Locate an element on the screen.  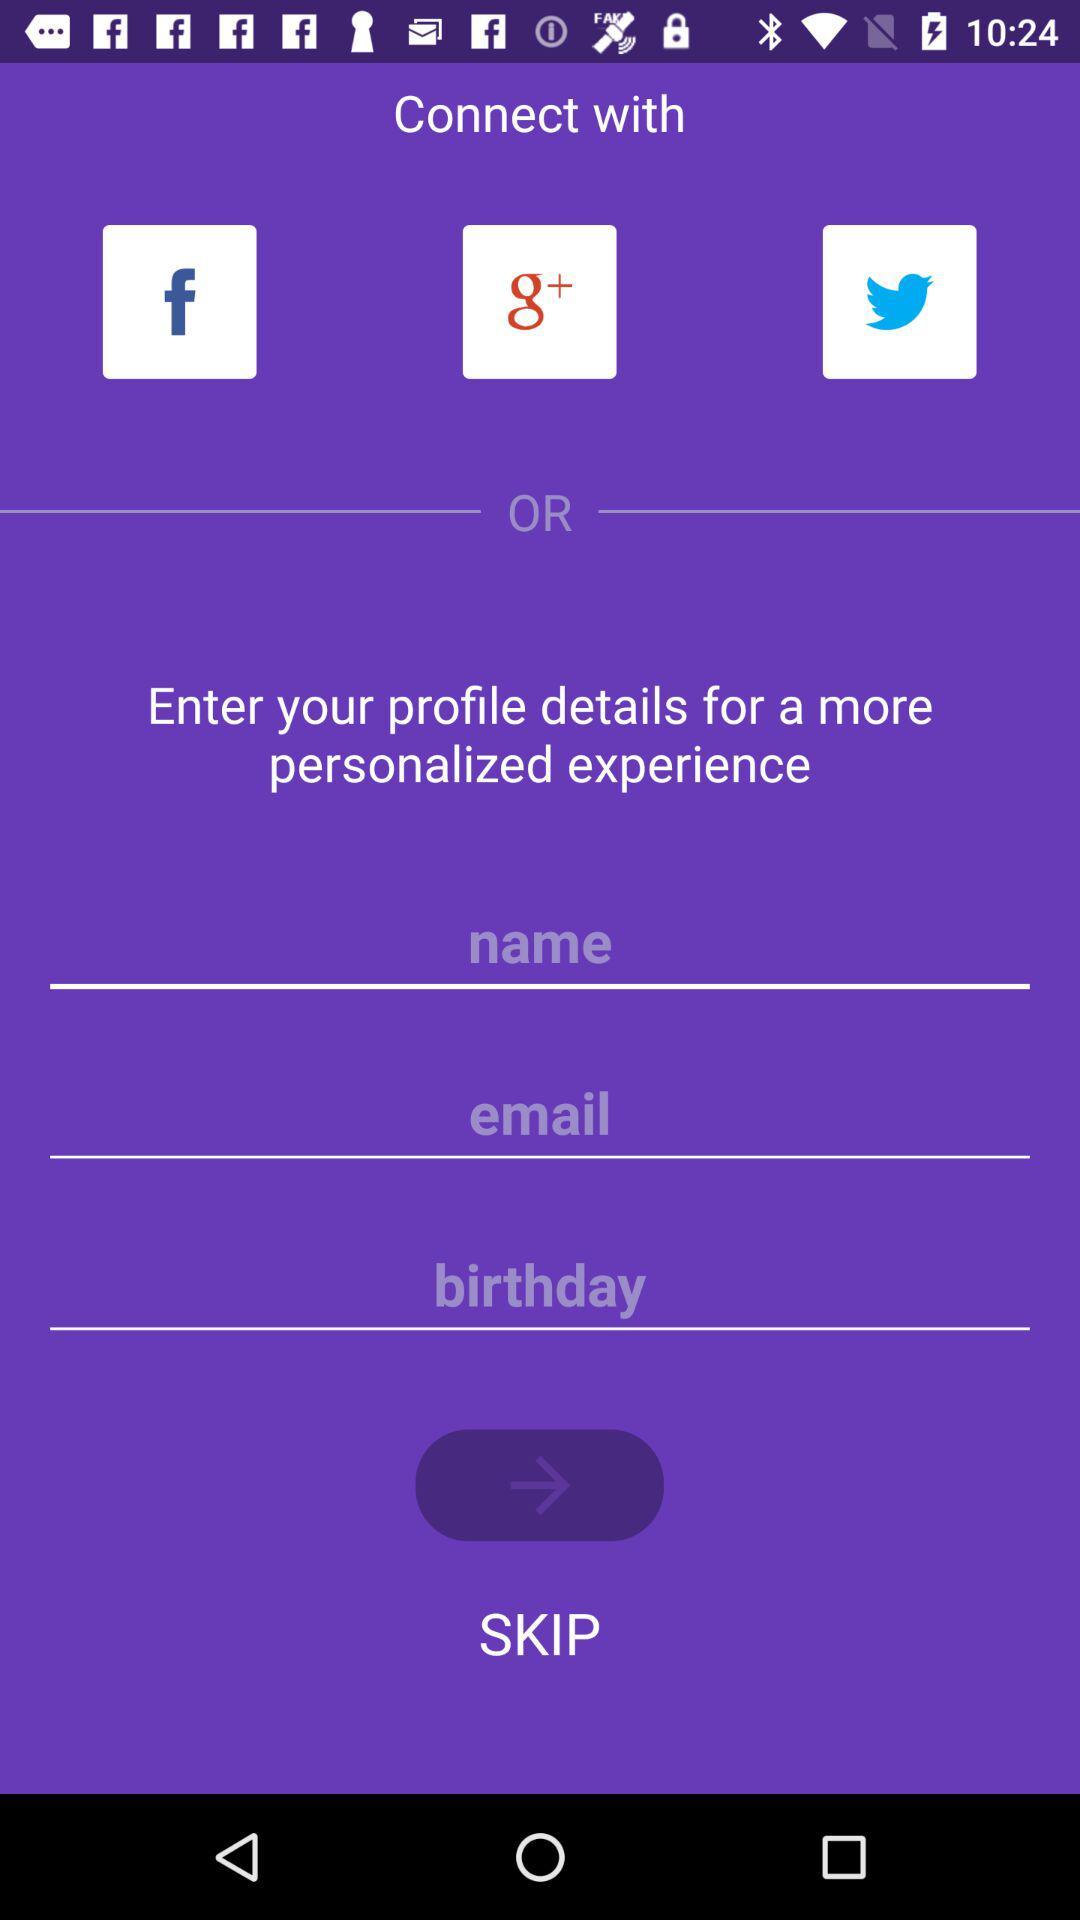
insert email is located at coordinates (540, 1112).